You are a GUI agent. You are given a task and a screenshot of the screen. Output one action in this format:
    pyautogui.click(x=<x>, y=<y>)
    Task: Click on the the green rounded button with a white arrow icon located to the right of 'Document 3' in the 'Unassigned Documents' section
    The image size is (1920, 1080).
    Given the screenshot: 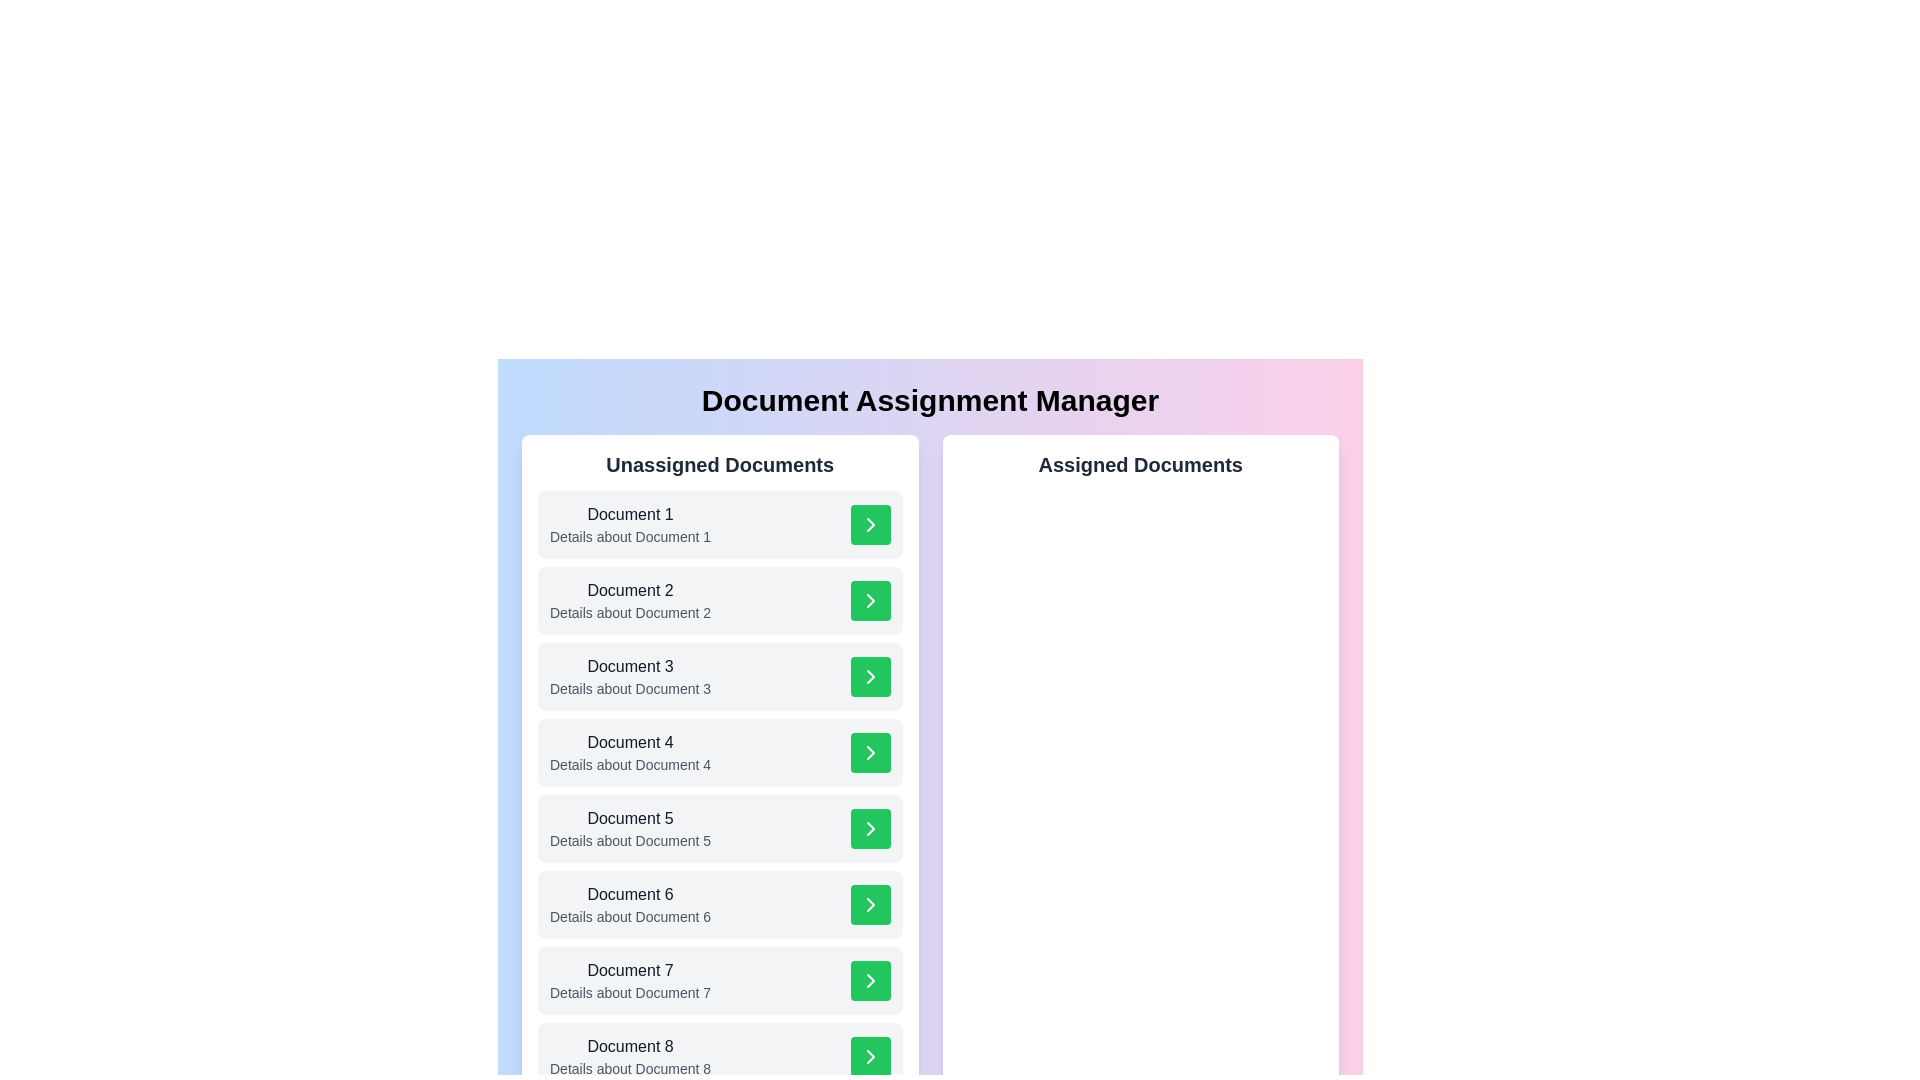 What is the action you would take?
    pyautogui.click(x=870, y=676)
    